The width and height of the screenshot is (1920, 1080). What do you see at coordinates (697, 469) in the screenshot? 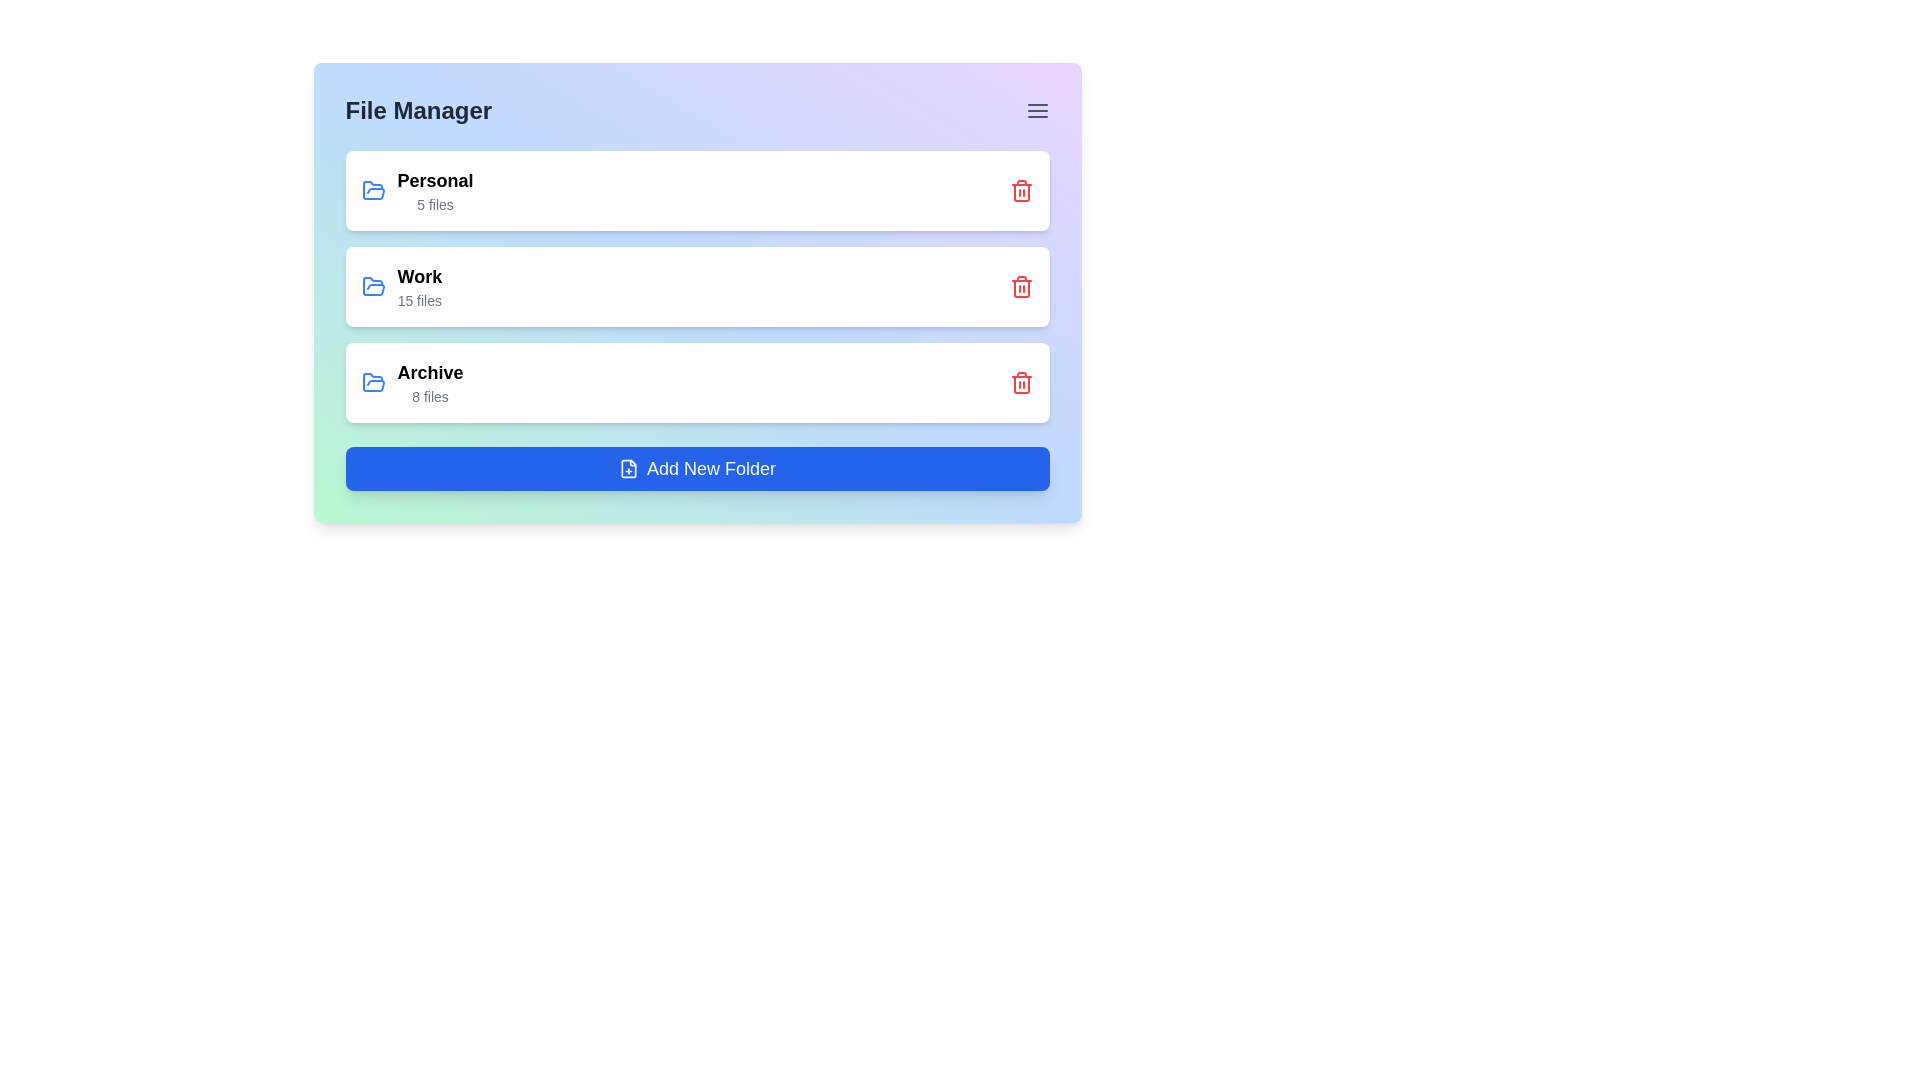
I see `the 'Add New Folder' button` at bounding box center [697, 469].